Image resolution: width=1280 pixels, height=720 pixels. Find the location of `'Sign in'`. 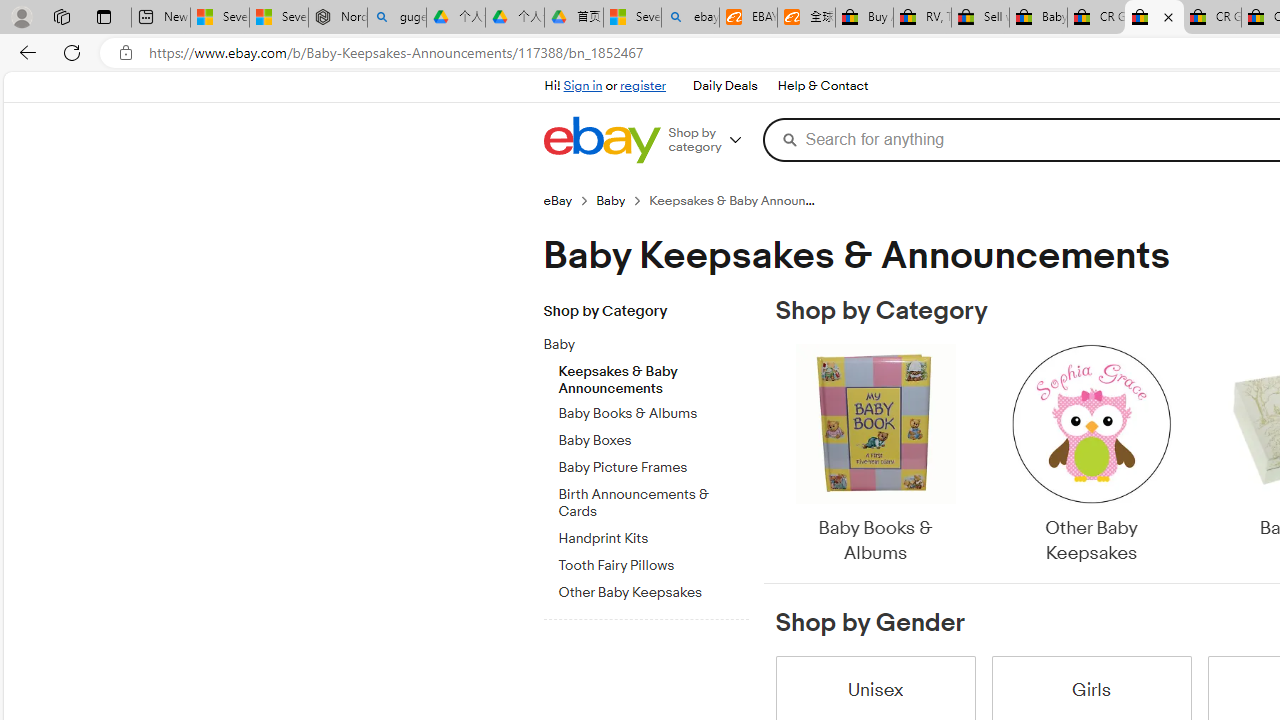

'Sign in' is located at coordinates (582, 85).